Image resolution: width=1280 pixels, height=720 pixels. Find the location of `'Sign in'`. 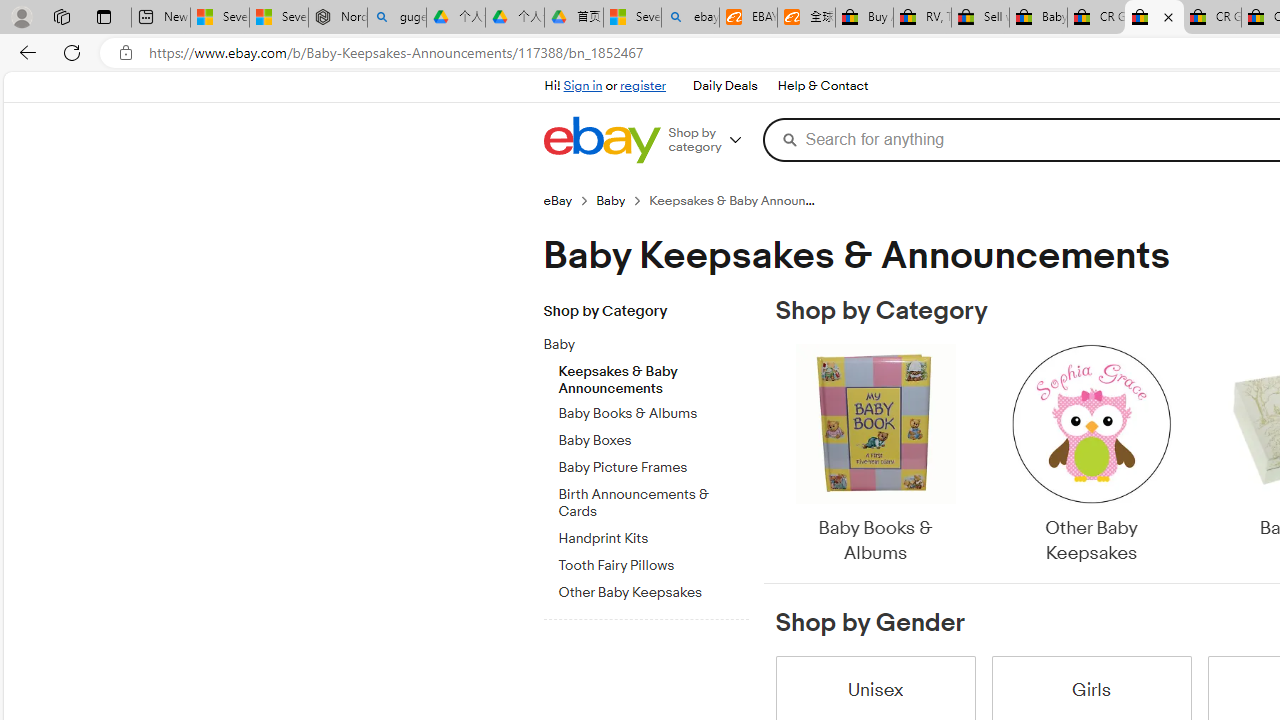

'Sign in' is located at coordinates (582, 85).